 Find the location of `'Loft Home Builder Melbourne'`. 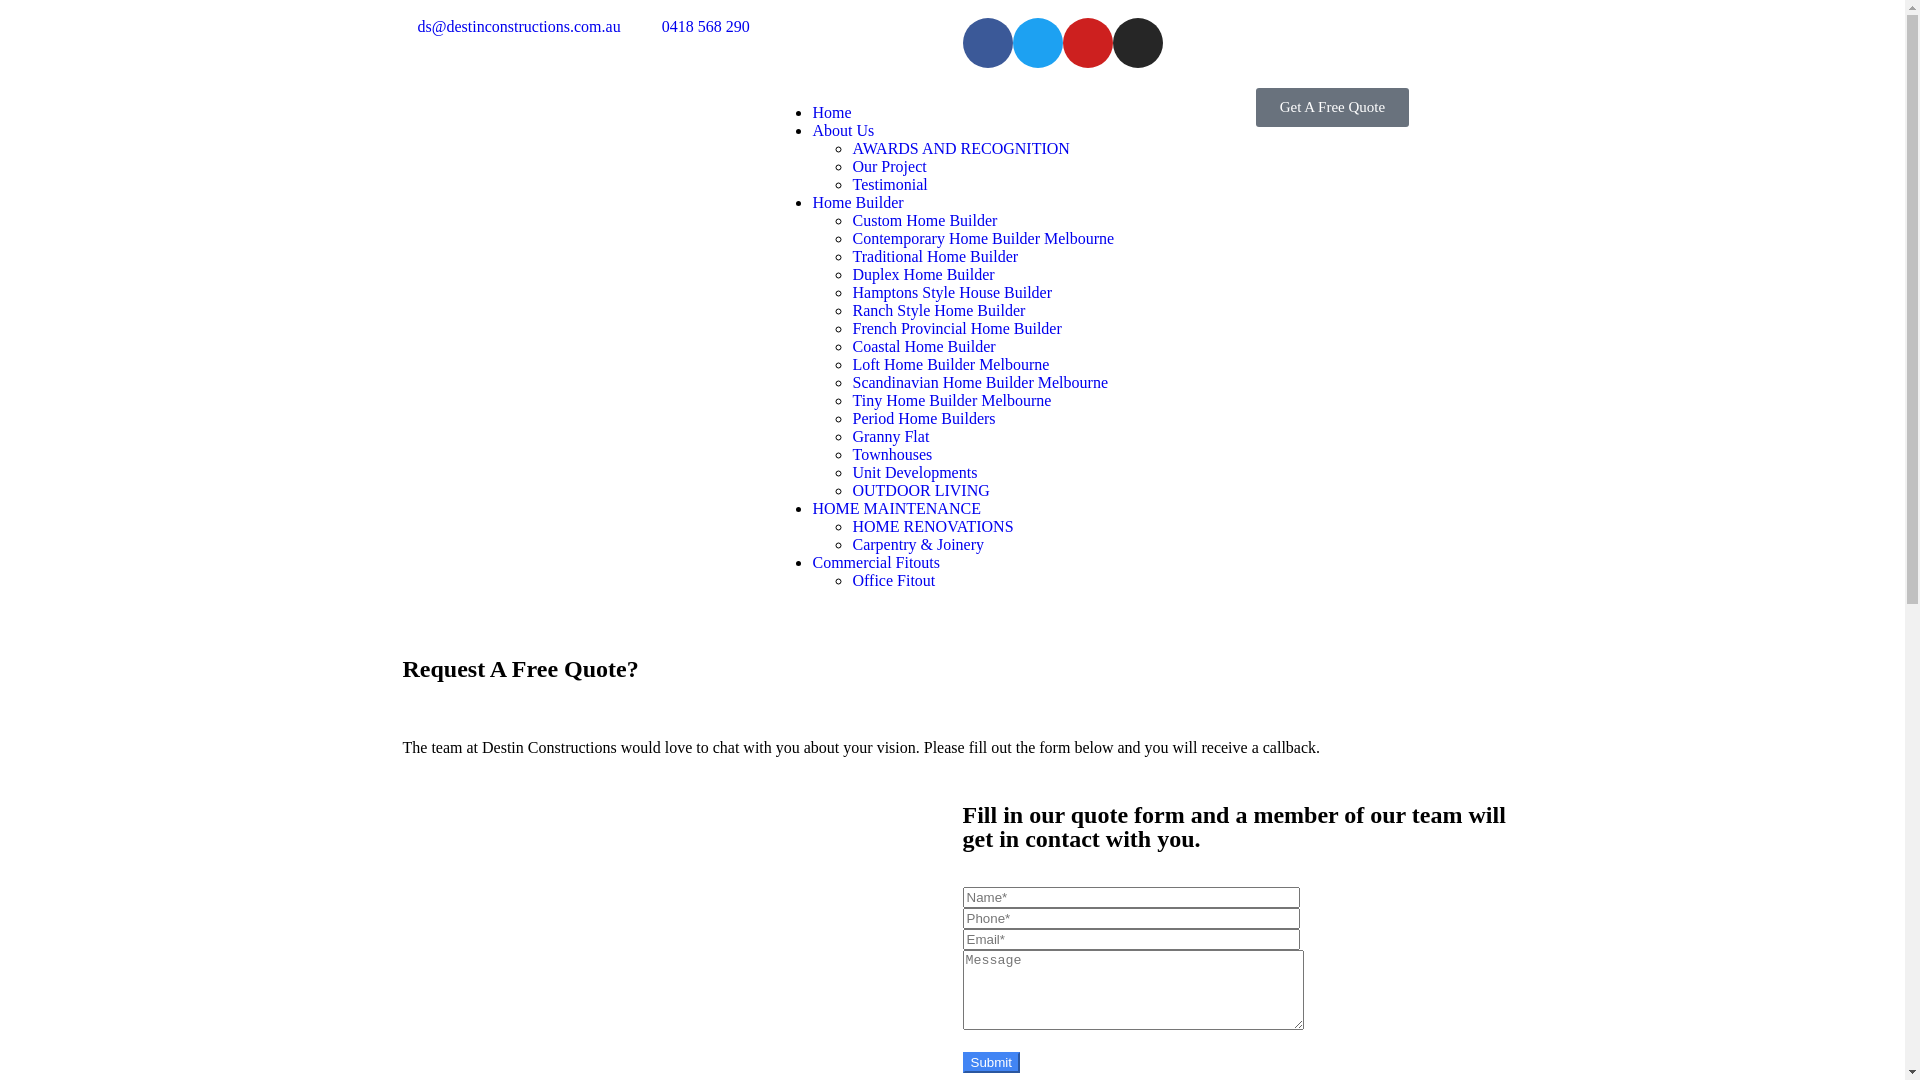

'Loft Home Builder Melbourne' is located at coordinates (949, 364).